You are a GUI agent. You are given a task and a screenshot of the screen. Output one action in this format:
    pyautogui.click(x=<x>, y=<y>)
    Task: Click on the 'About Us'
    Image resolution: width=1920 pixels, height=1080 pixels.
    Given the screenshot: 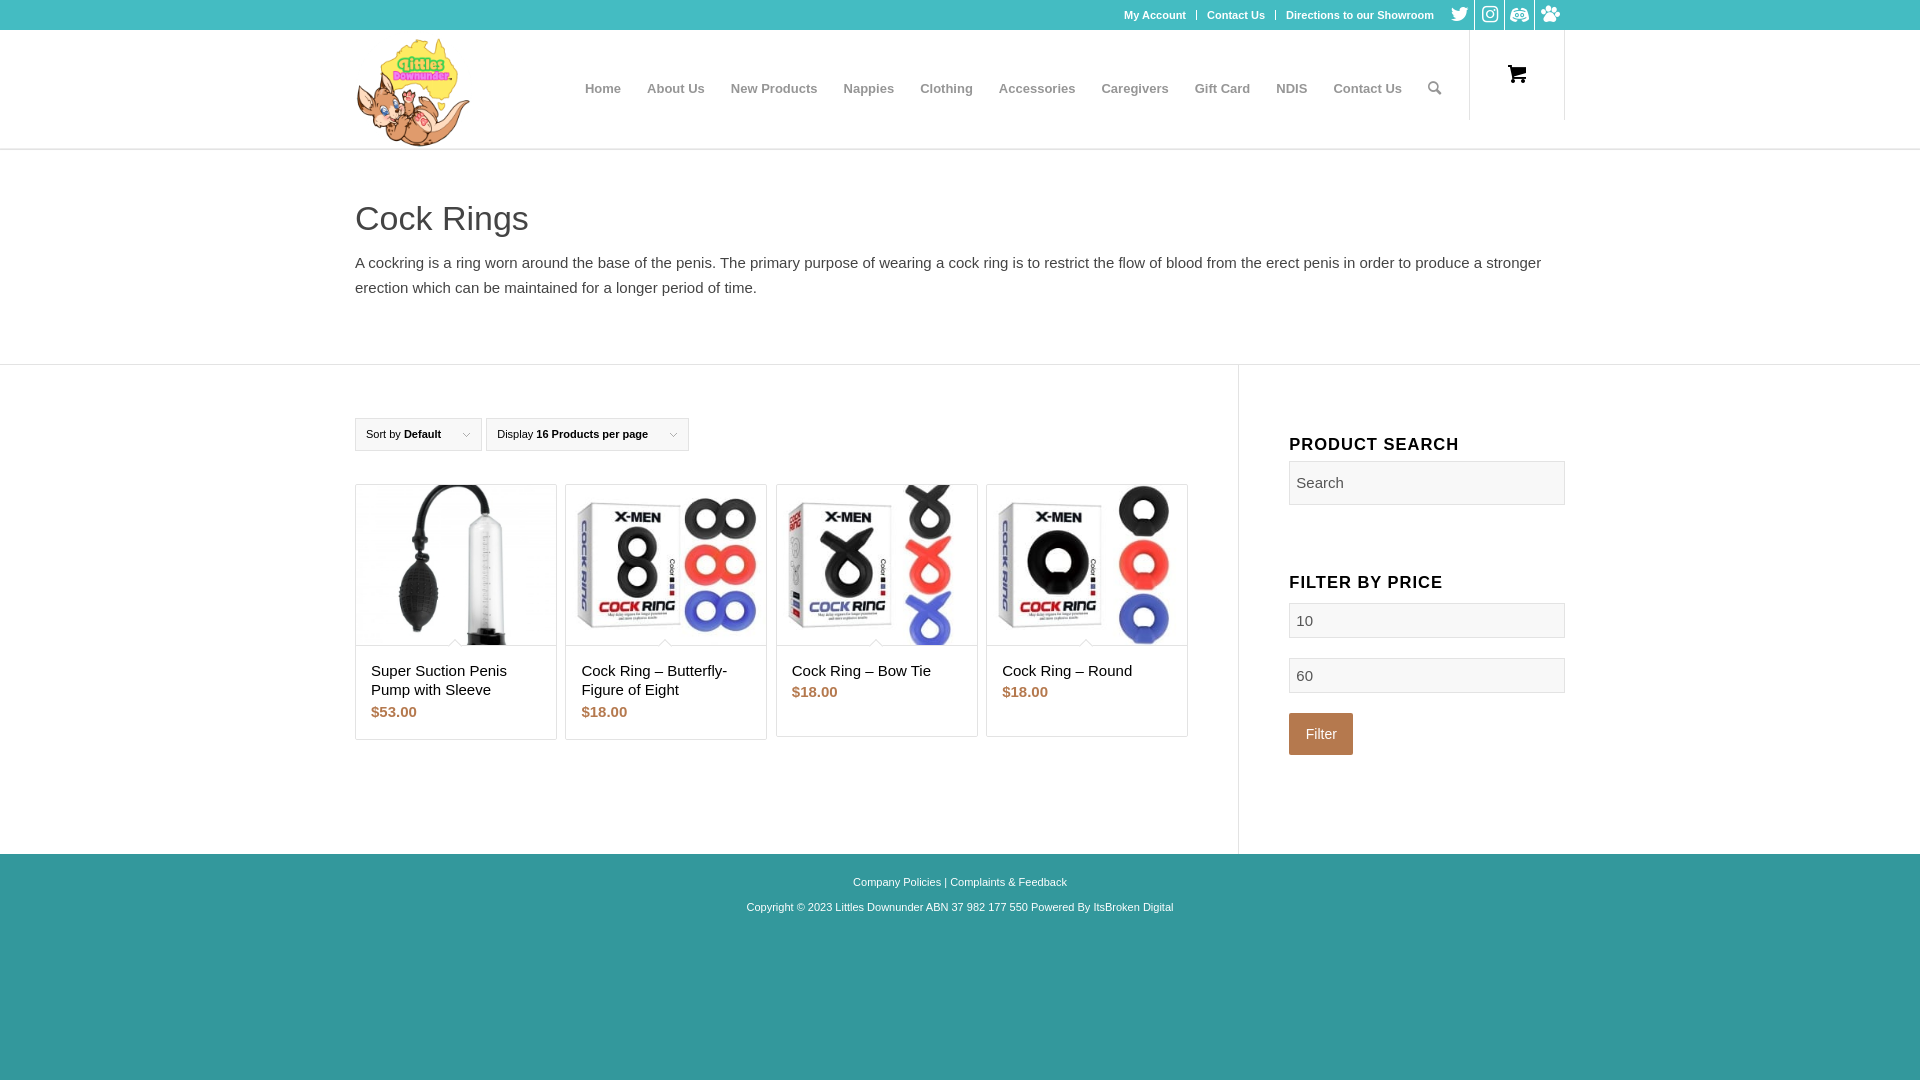 What is the action you would take?
    pyautogui.click(x=676, y=87)
    